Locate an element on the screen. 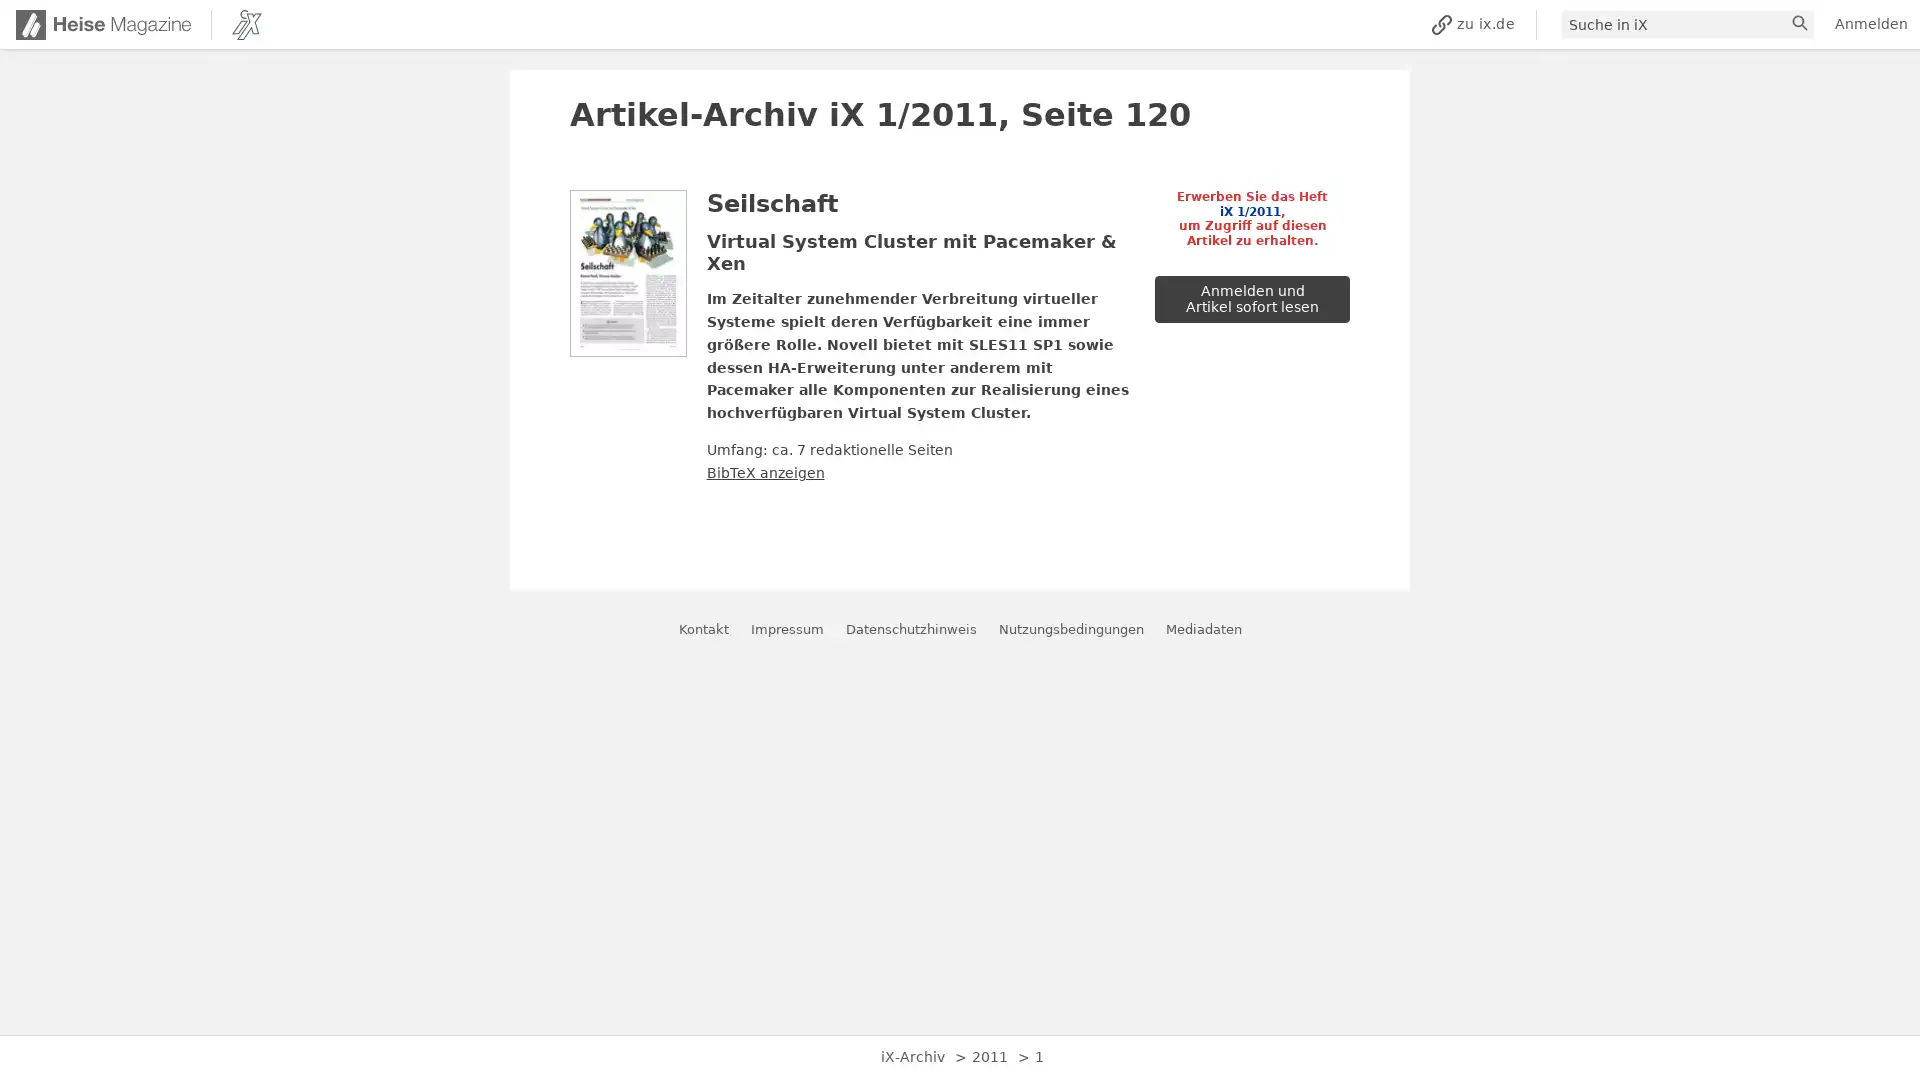 Image resolution: width=1920 pixels, height=1080 pixels. BibTeX anzeigen is located at coordinates (763, 471).